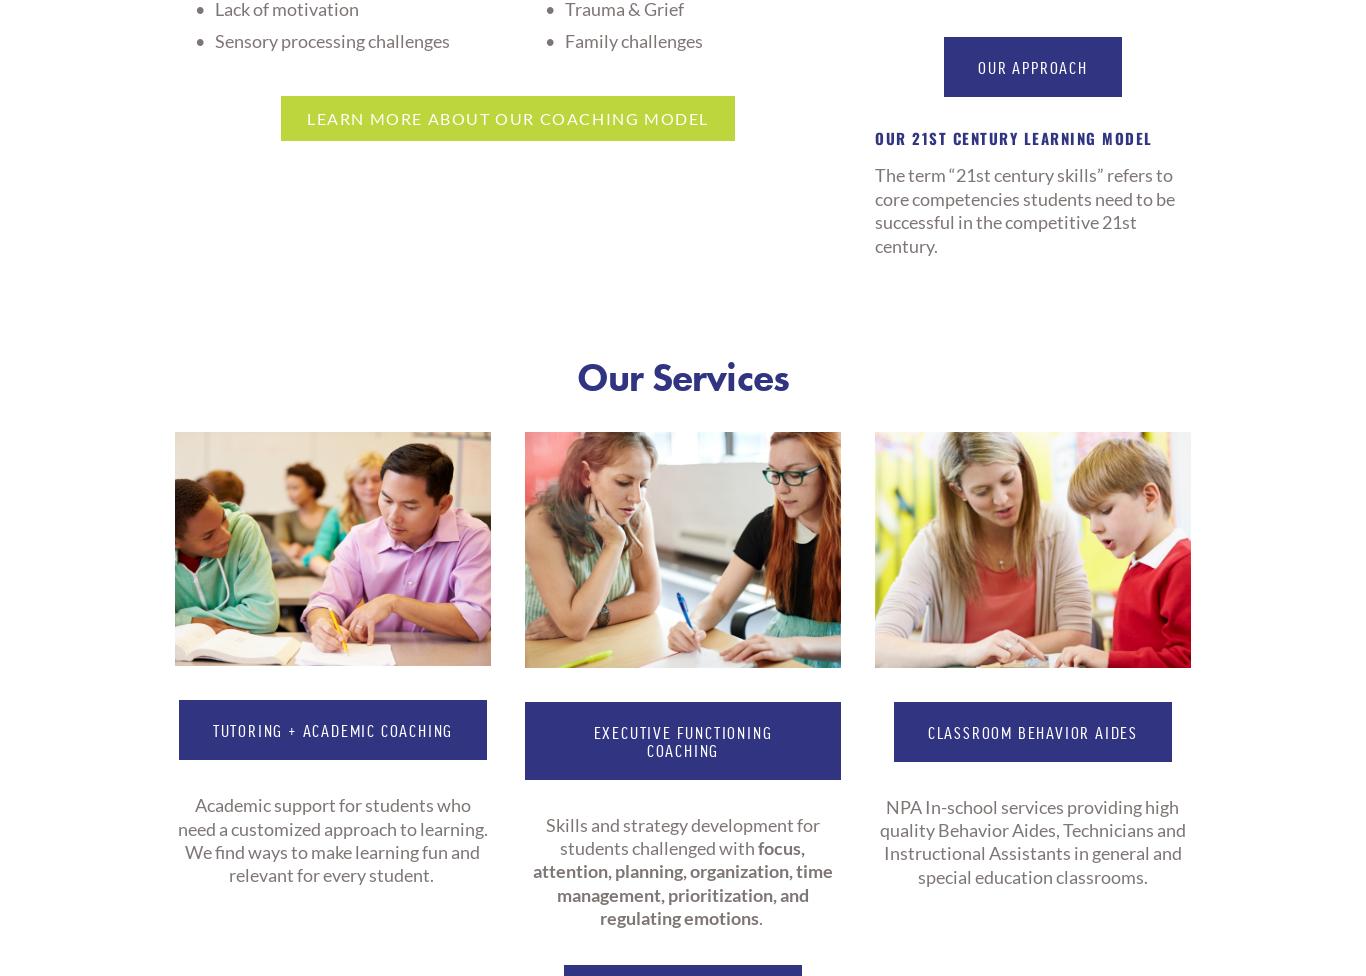 The height and width of the screenshot is (976, 1366). Describe the element at coordinates (332, 729) in the screenshot. I see `'tutoring + ACADEMIC Coaching'` at that location.